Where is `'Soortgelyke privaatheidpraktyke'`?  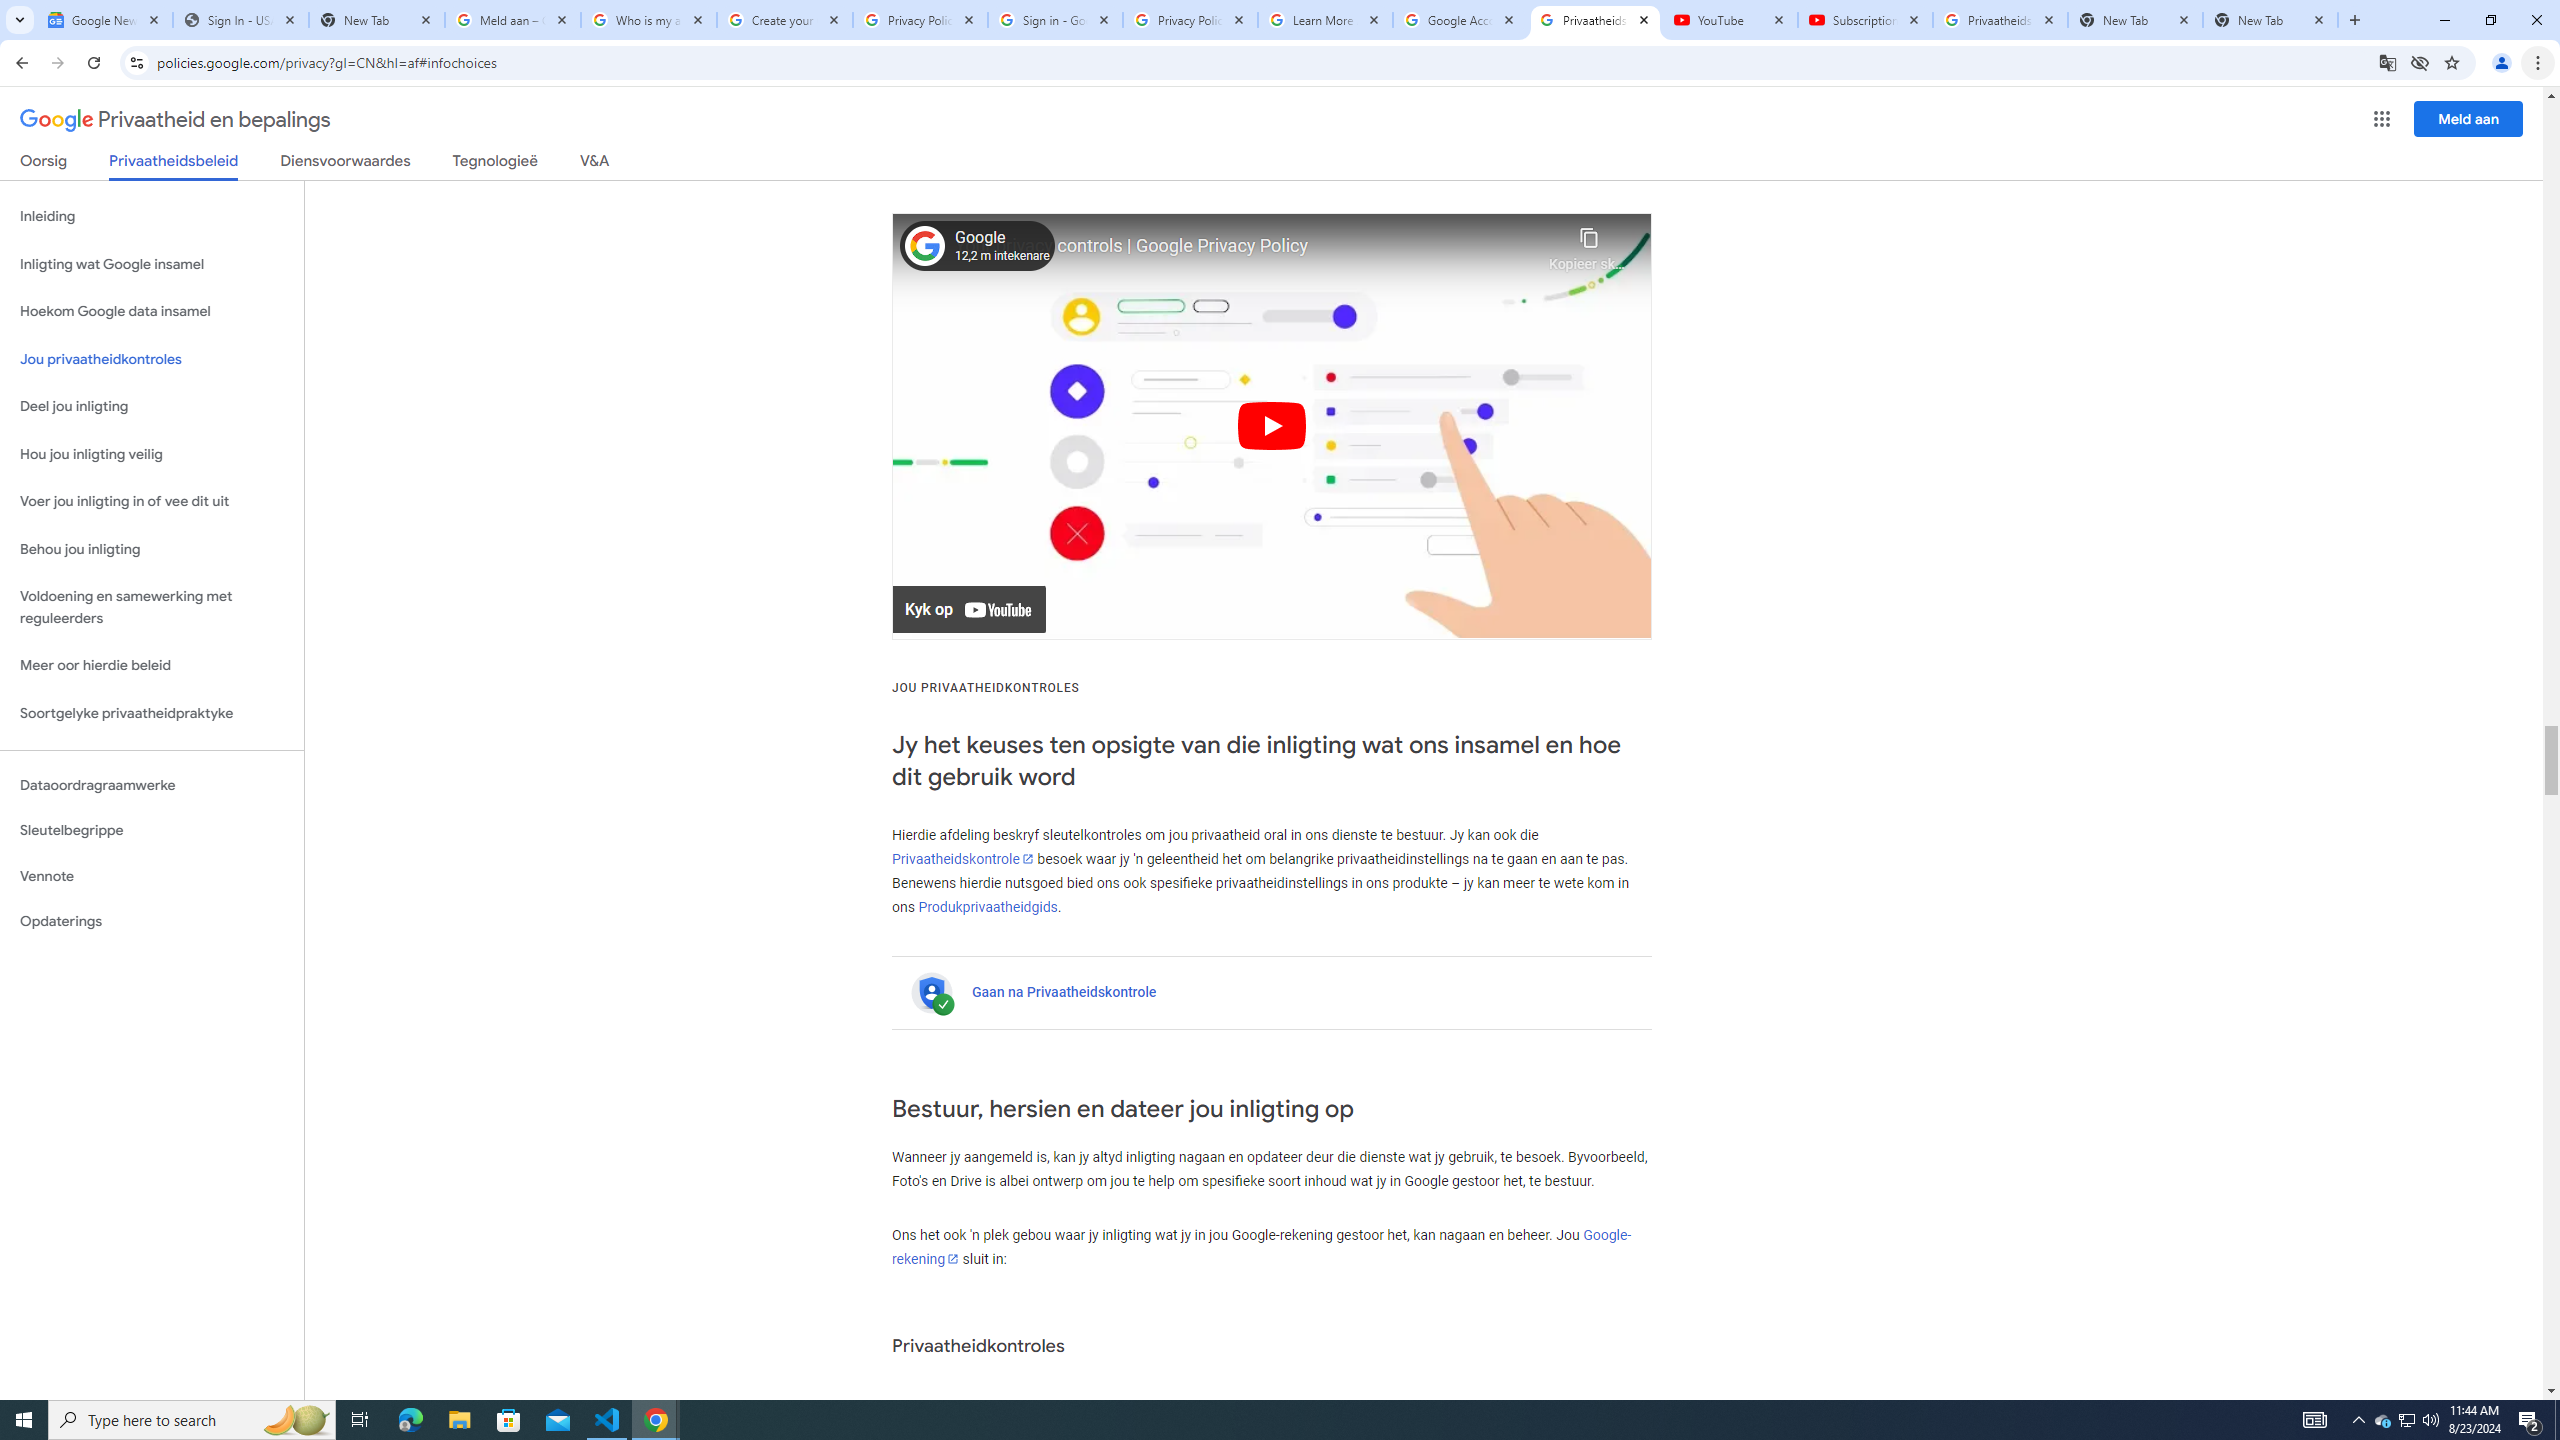
'Soortgelyke privaatheidpraktyke' is located at coordinates (151, 712).